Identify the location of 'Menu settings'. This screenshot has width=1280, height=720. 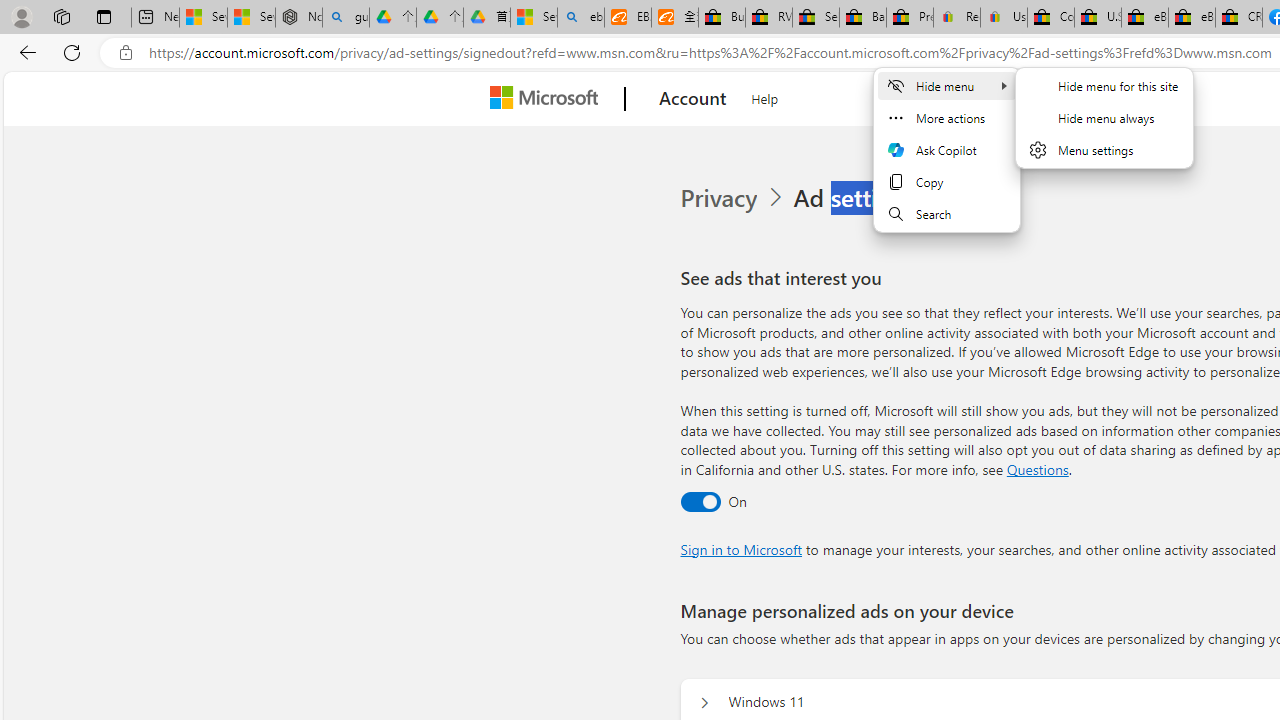
(1103, 149).